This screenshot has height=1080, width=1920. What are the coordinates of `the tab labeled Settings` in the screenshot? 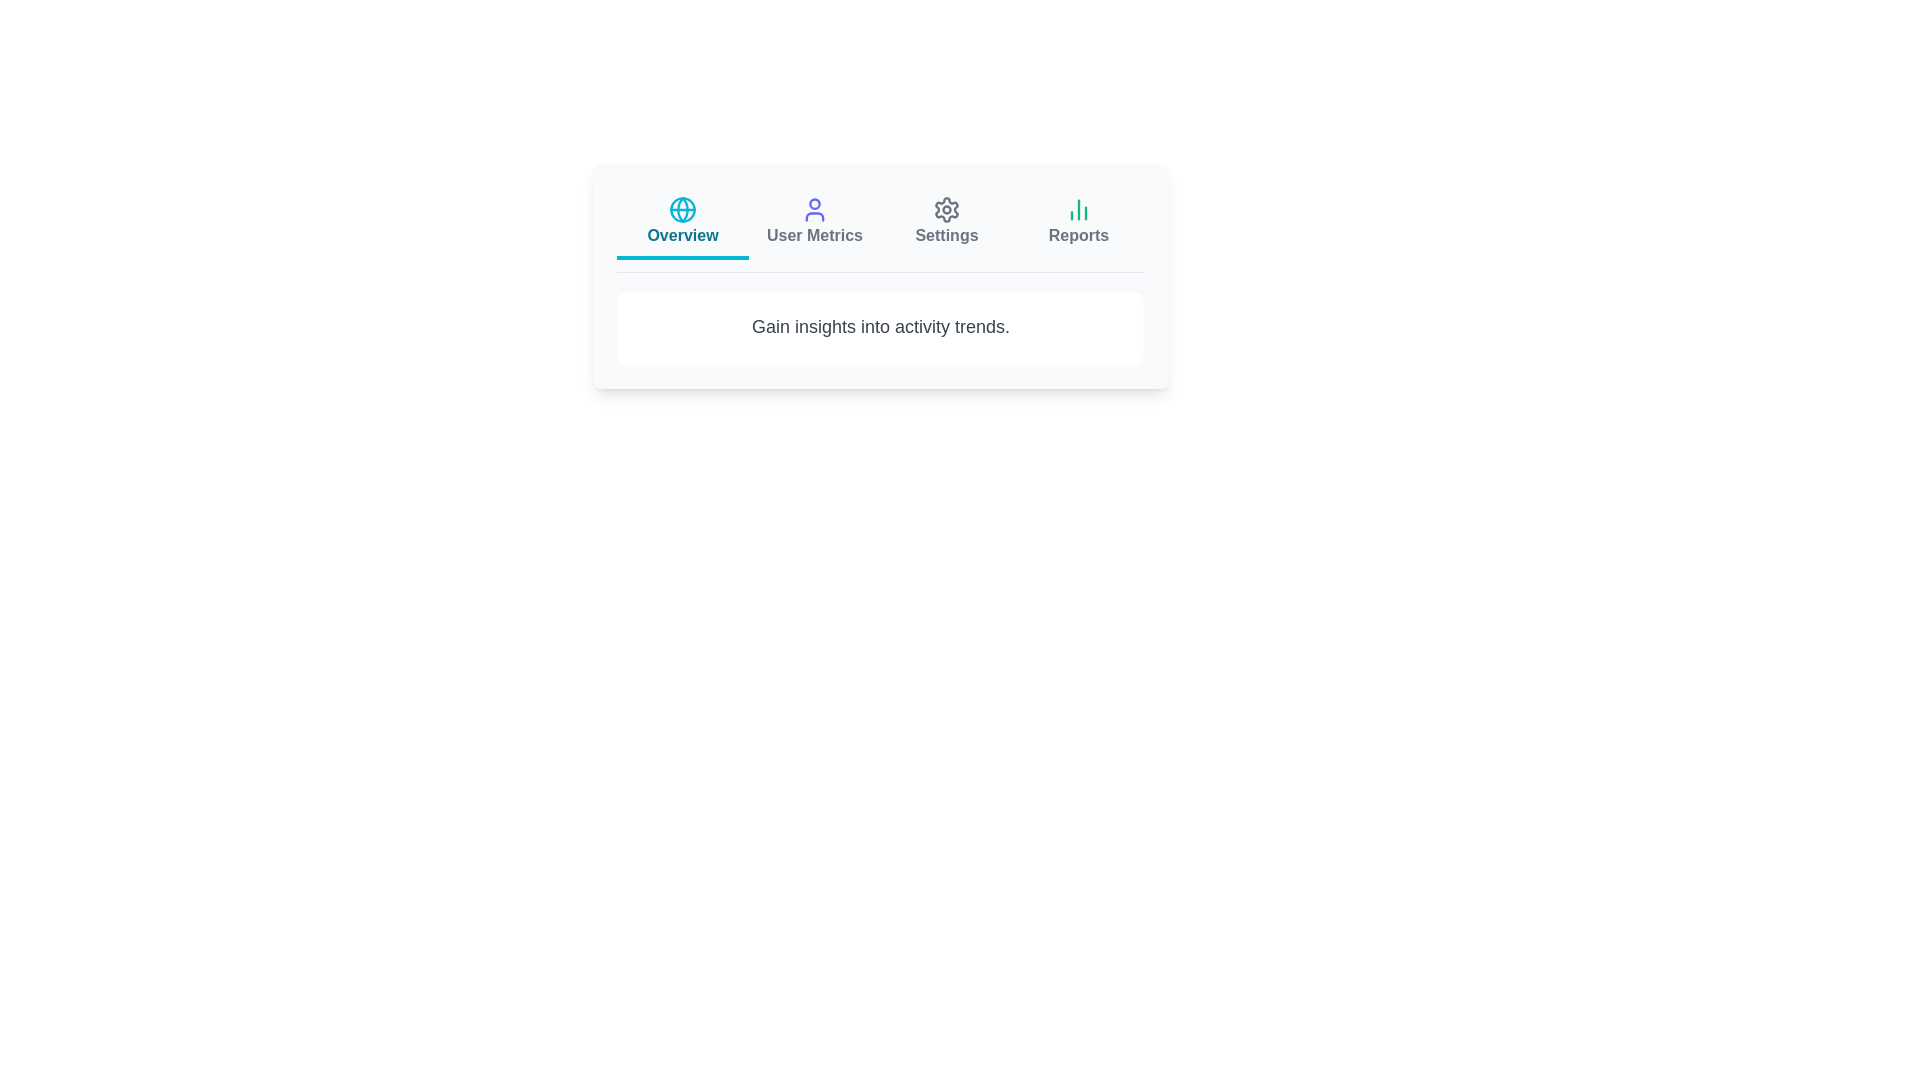 It's located at (945, 223).